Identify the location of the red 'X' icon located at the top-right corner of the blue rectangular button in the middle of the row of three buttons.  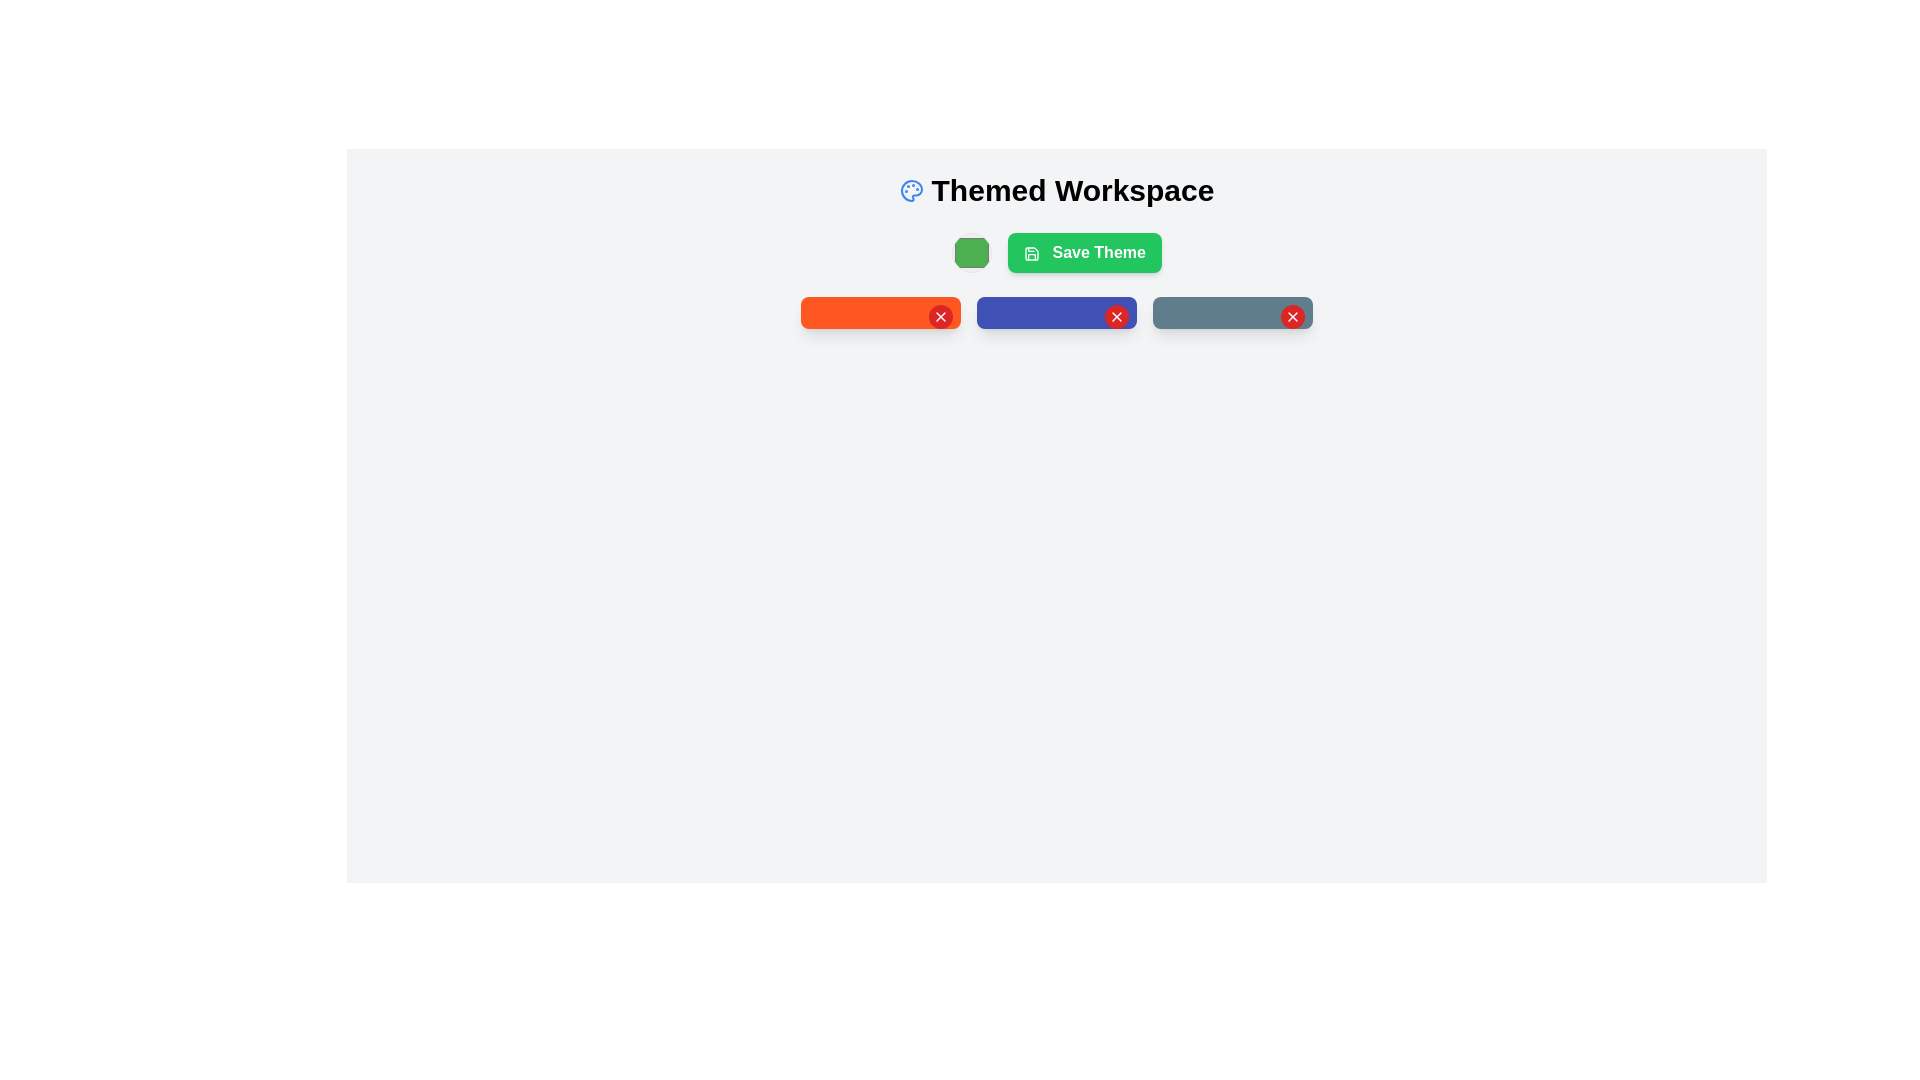
(1116, 315).